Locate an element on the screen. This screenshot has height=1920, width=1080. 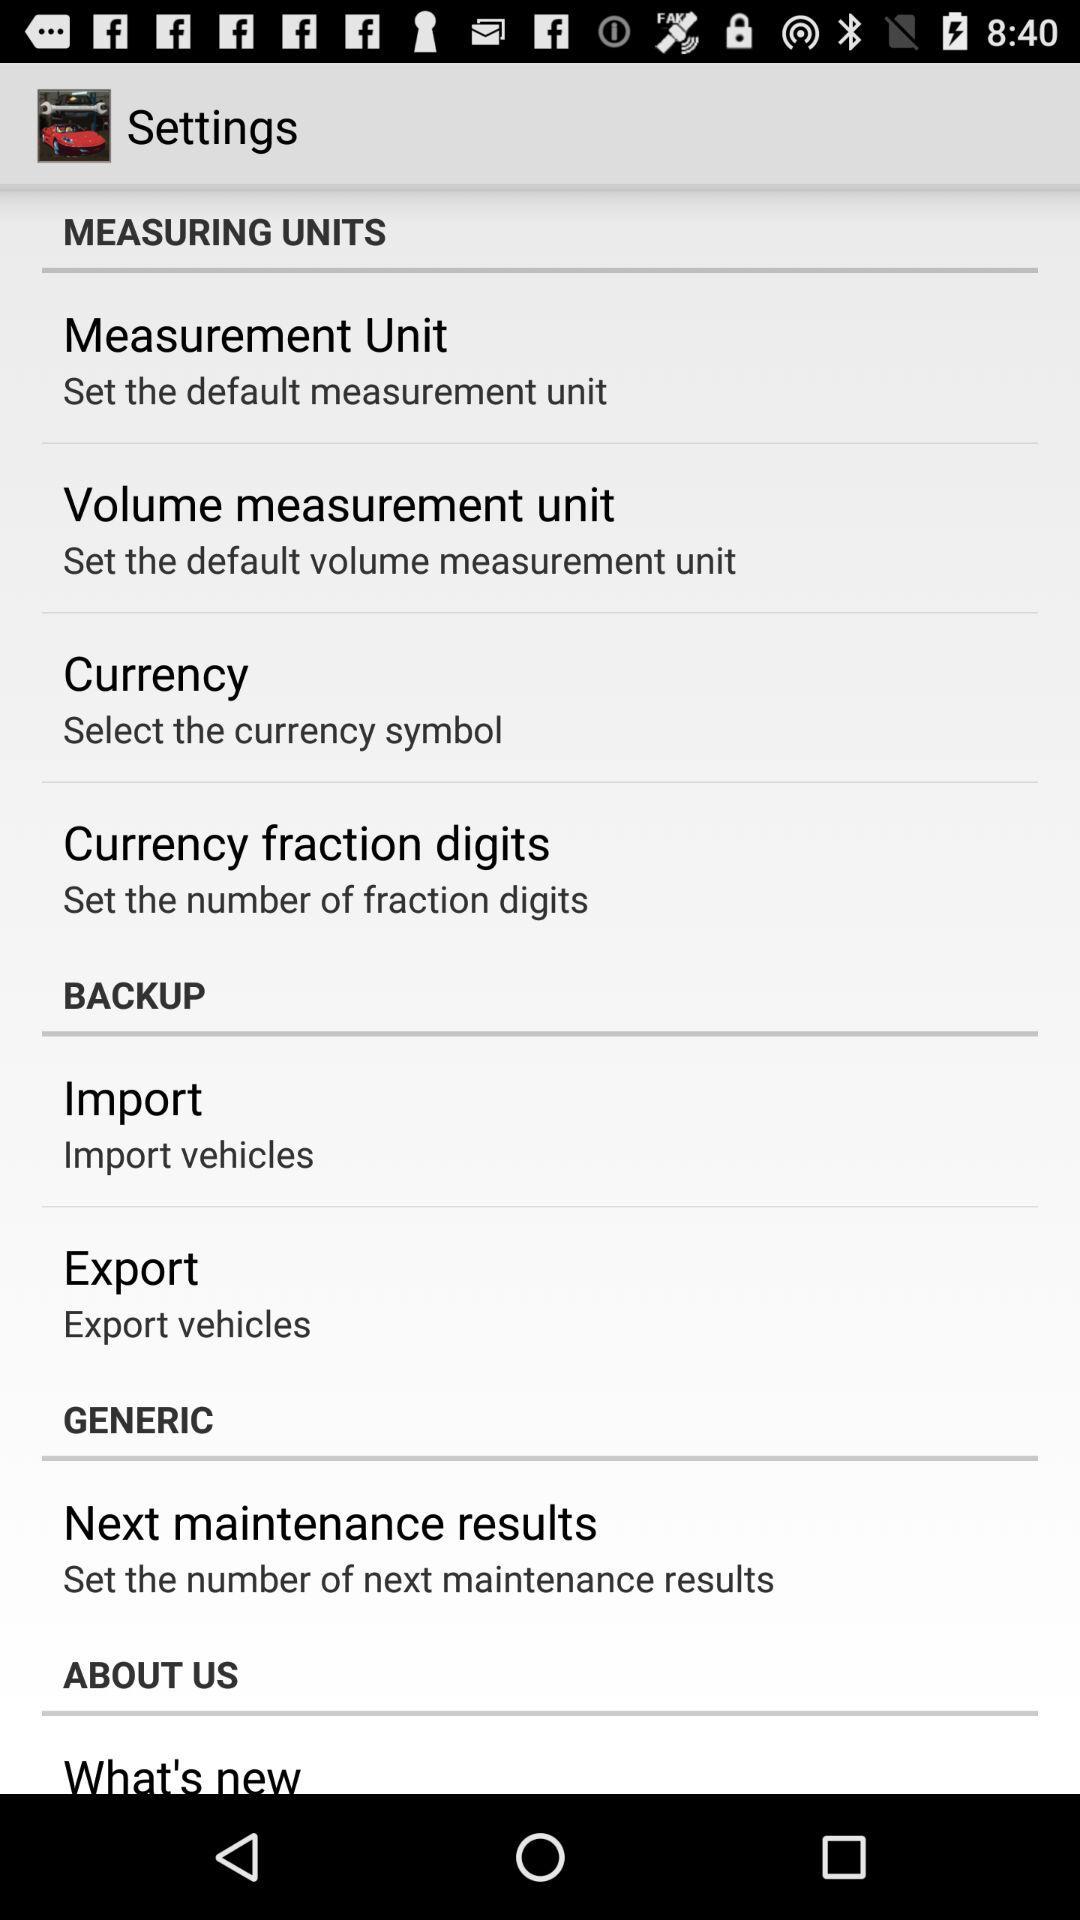
backup is located at coordinates (540, 994).